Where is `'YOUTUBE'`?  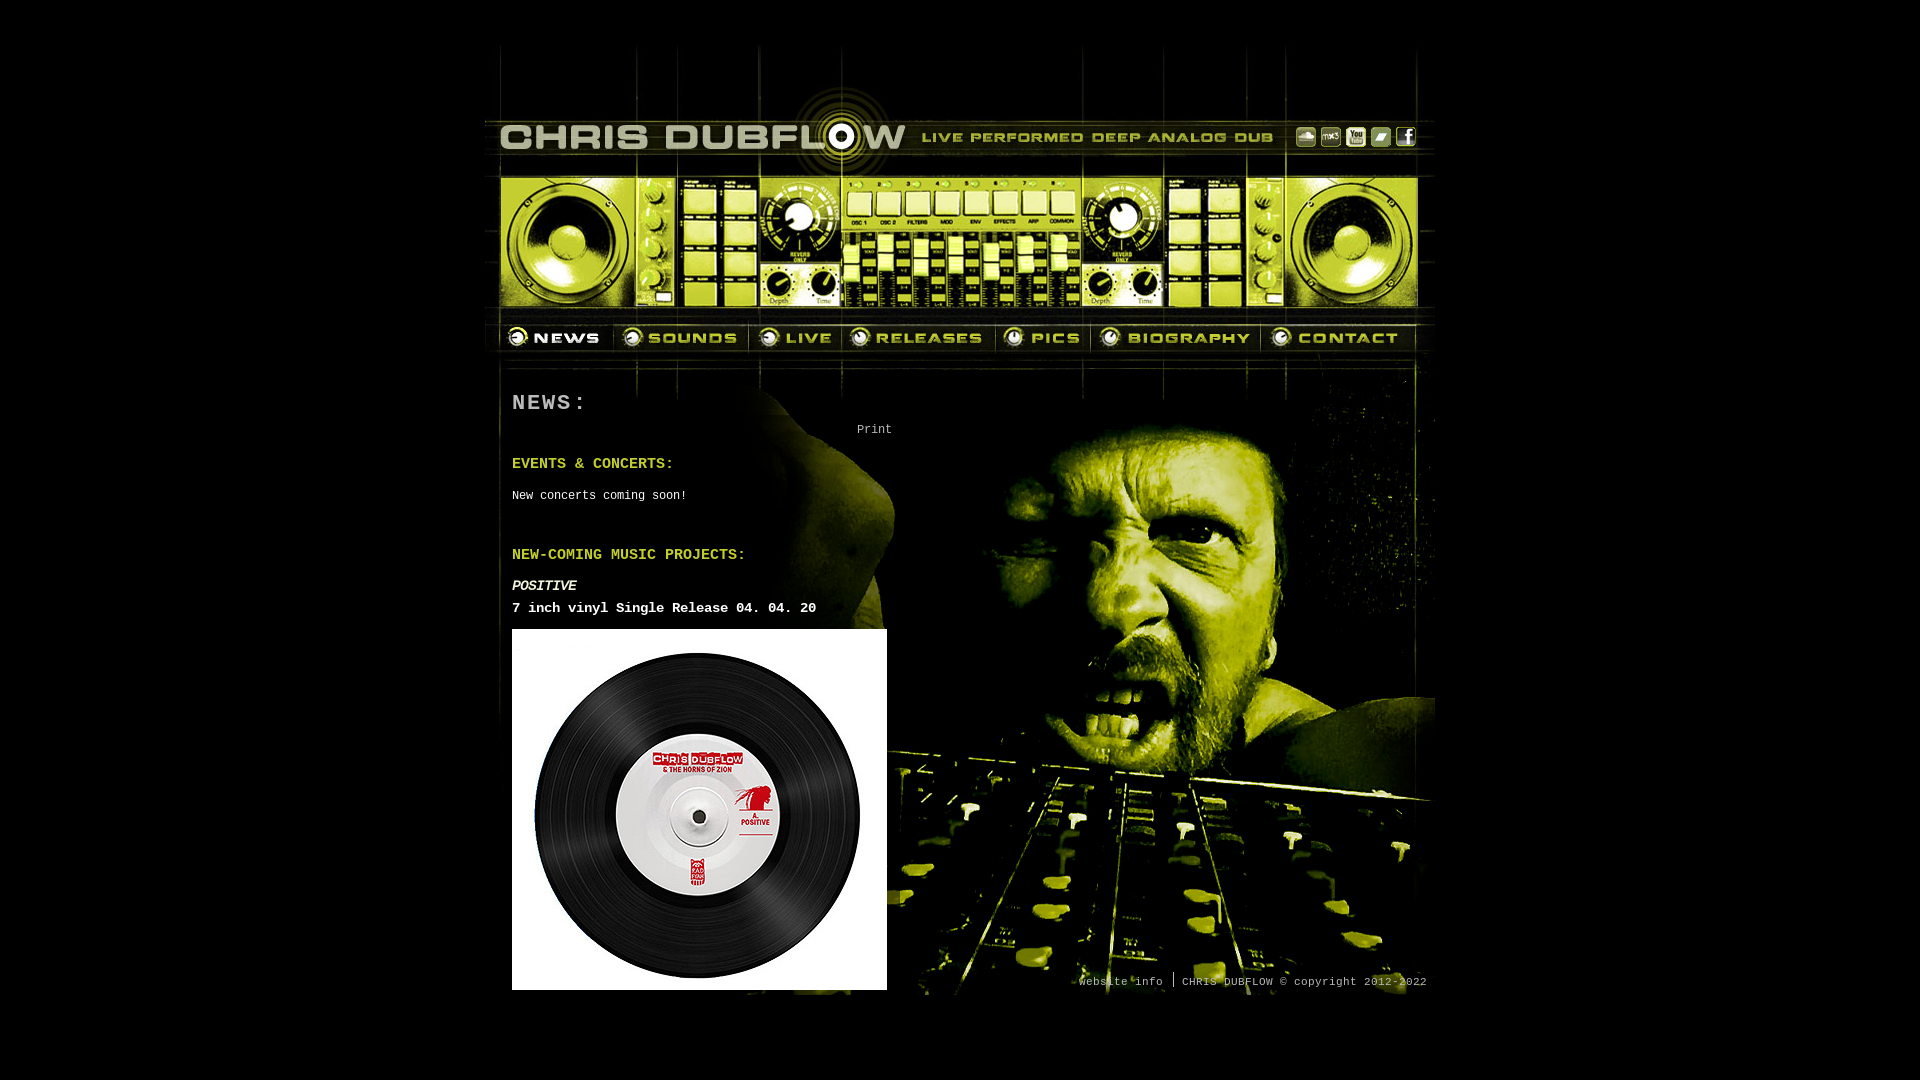
'YOUTUBE' is located at coordinates (1356, 136).